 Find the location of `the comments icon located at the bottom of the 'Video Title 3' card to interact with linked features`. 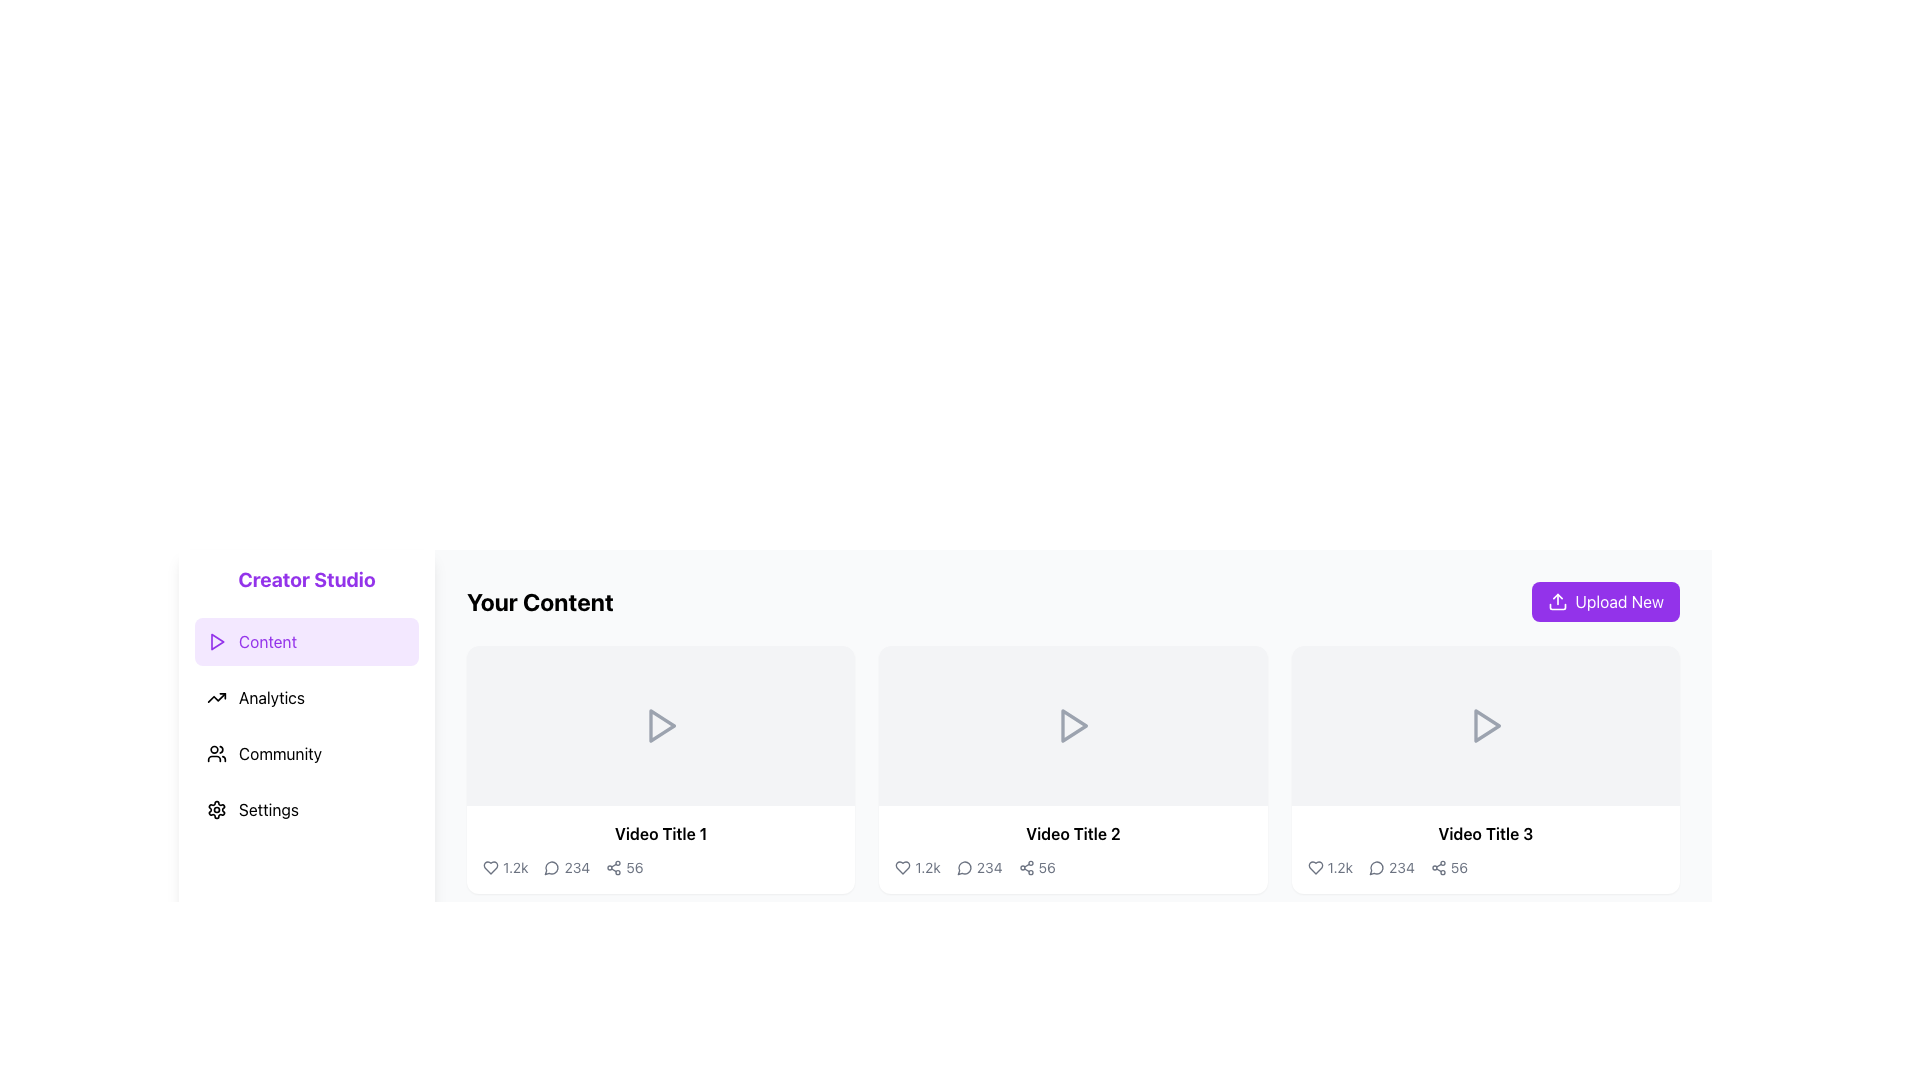

the comments icon located at the bottom of the 'Video Title 3' card to interact with linked features is located at coordinates (1375, 867).